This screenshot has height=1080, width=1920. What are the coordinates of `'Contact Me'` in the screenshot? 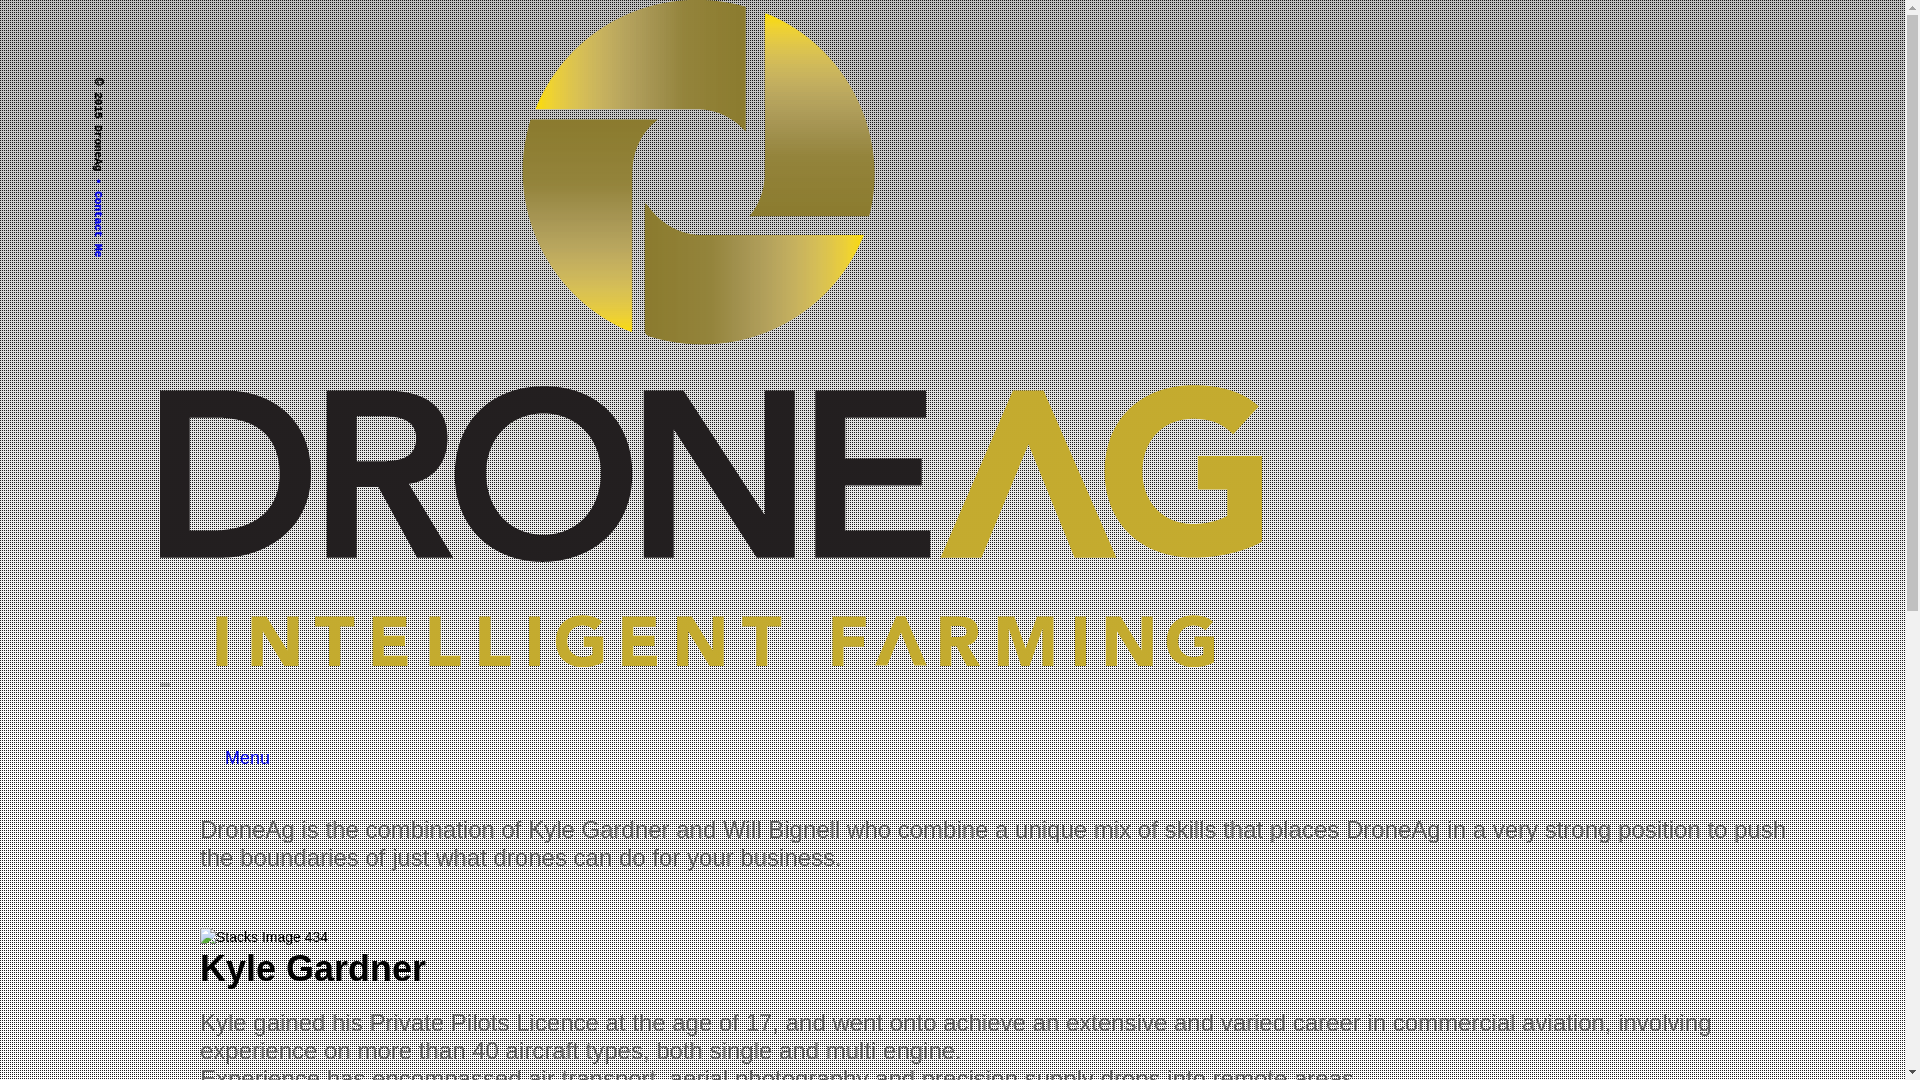 It's located at (130, 184).